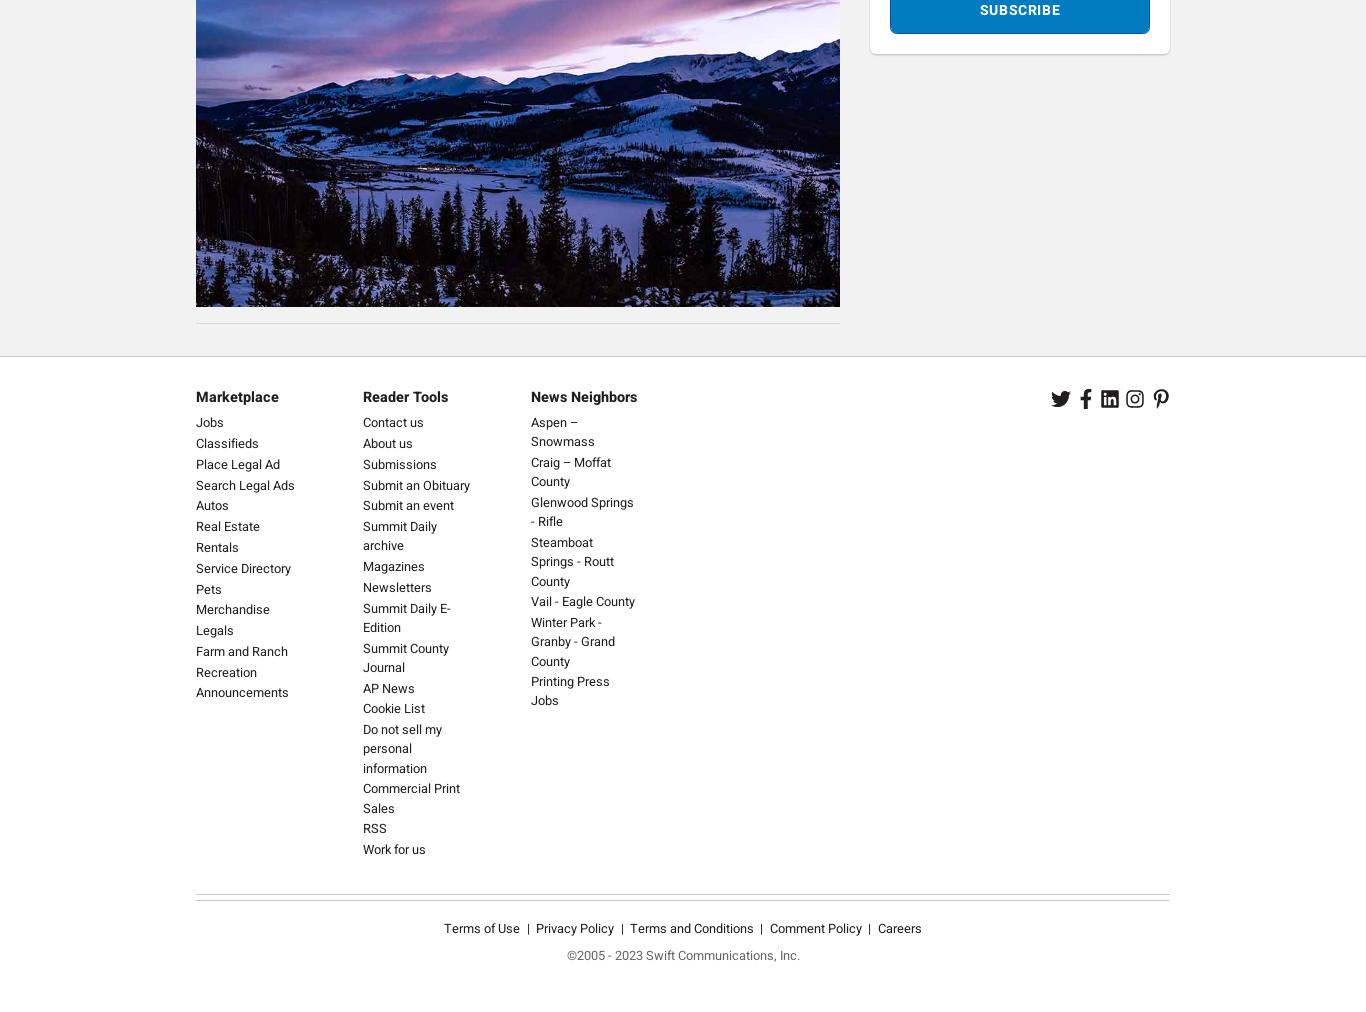 Image resolution: width=1366 pixels, height=1012 pixels. What do you see at coordinates (208, 423) in the screenshot?
I see `'Jobs'` at bounding box center [208, 423].